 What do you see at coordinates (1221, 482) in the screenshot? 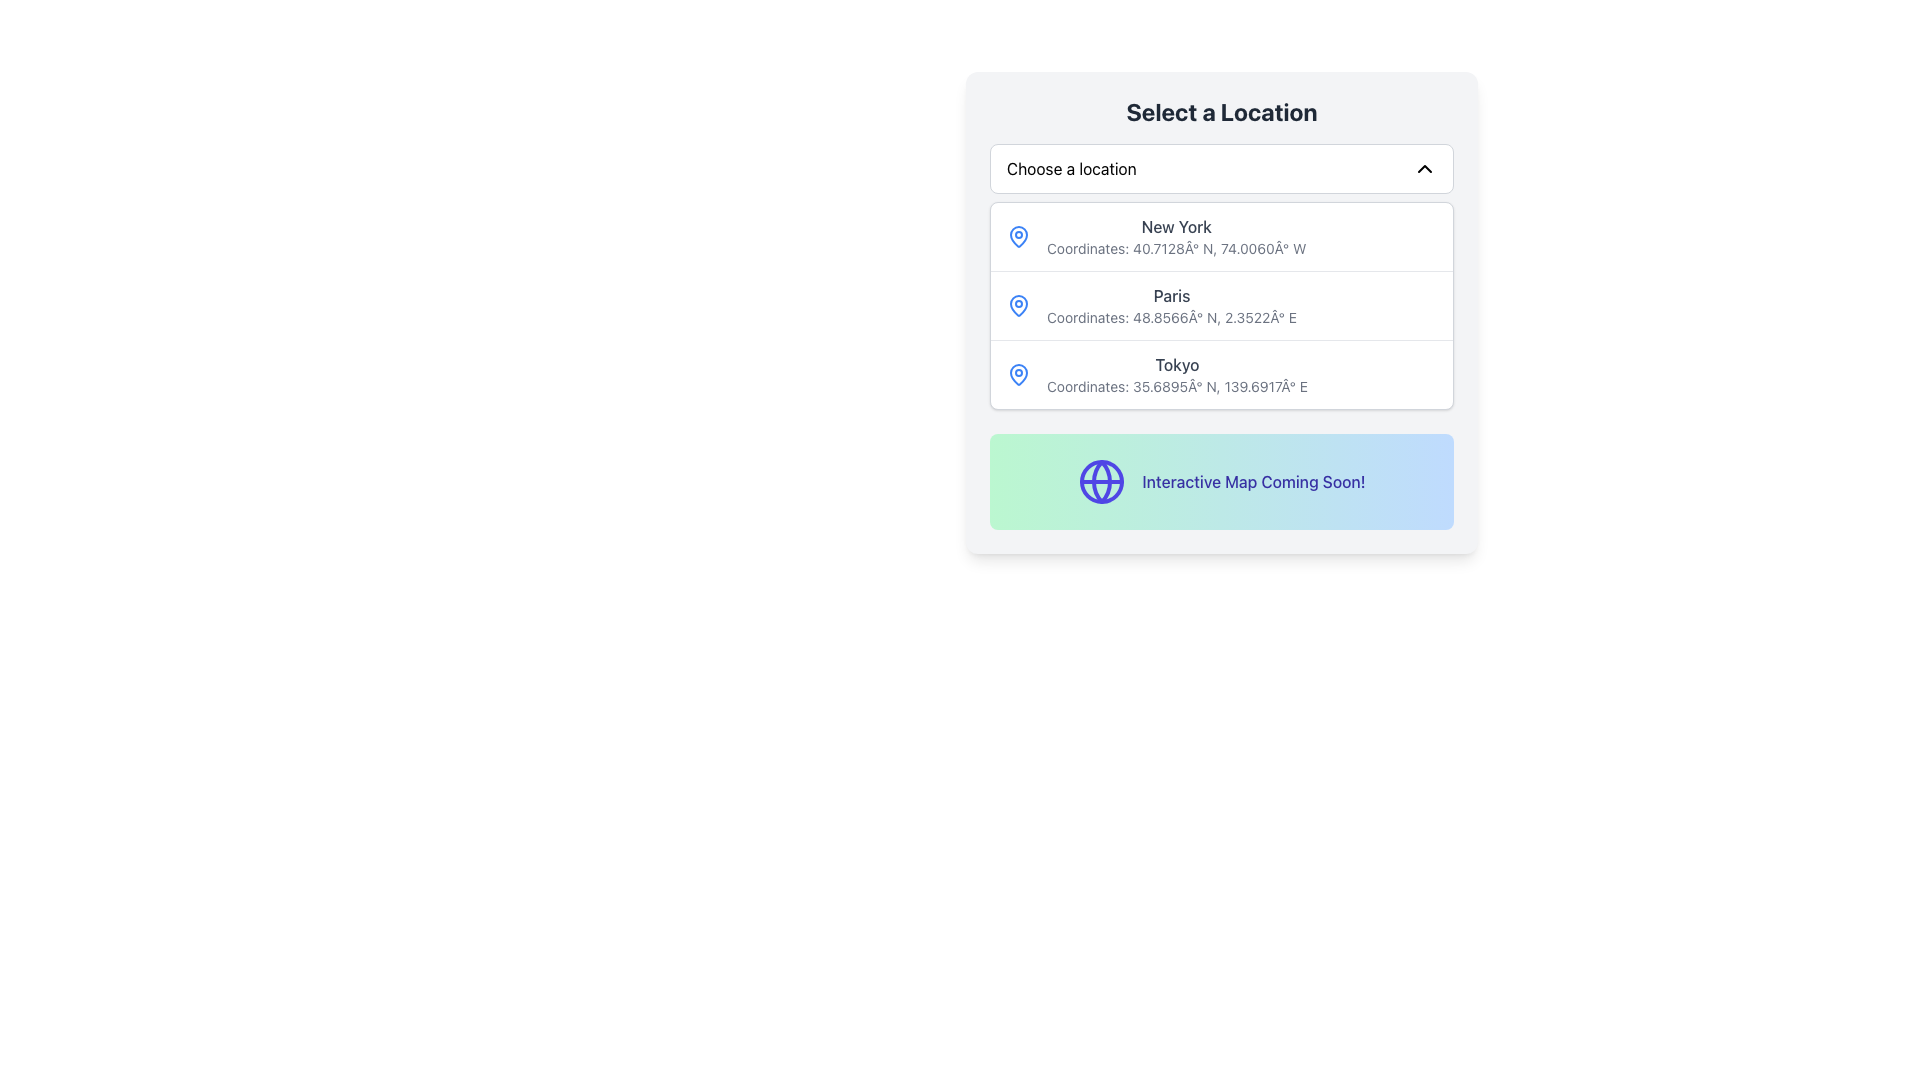
I see `the rectangular banner with rounded corners and a gradient background that features a globe icon and the text 'Interactive Map Coming Soon!' positioned at the bottom of the 'Select a Location' card` at bounding box center [1221, 482].